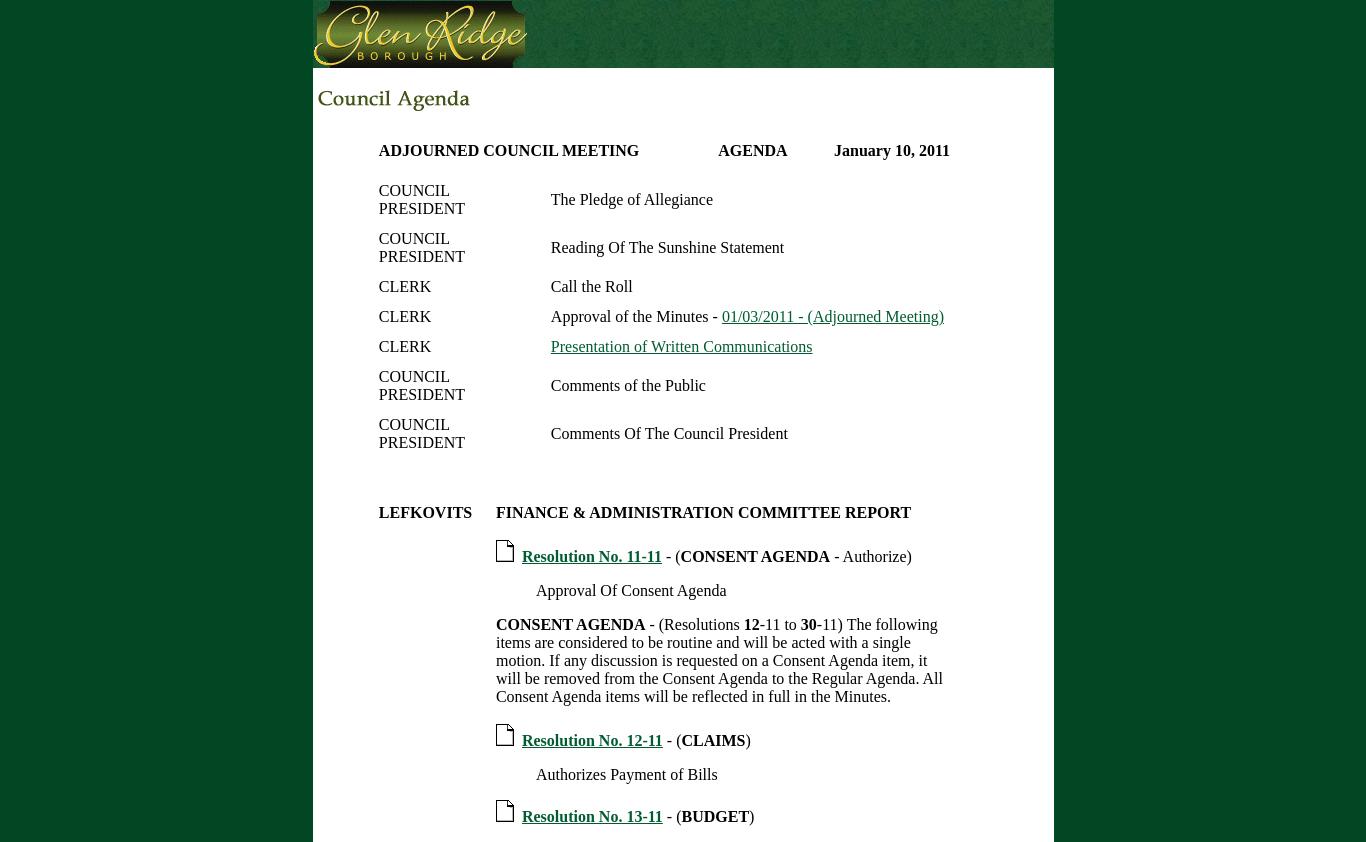  What do you see at coordinates (590, 816) in the screenshot?
I see `'Resolution  No.   13-11'` at bounding box center [590, 816].